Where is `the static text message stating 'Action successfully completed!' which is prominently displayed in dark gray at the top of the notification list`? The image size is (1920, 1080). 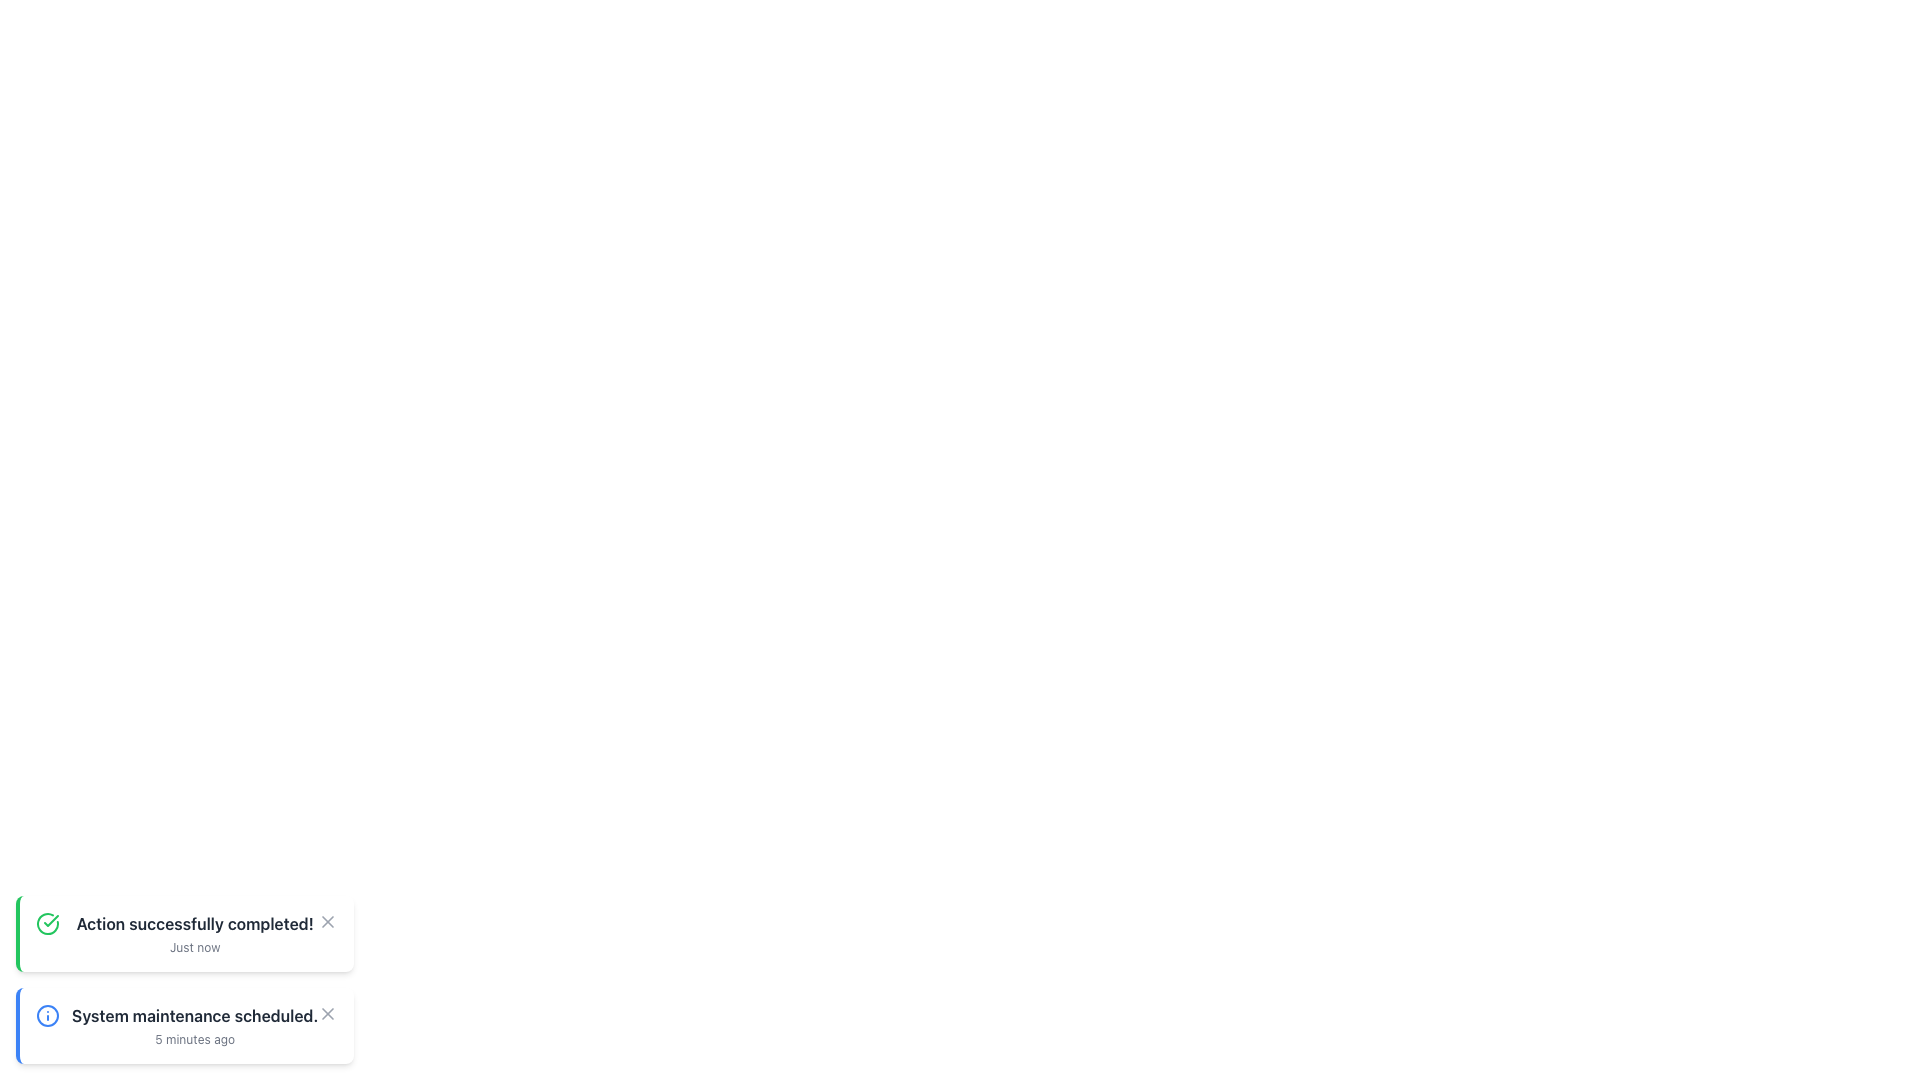
the static text message stating 'Action successfully completed!' which is prominently displayed in dark gray at the top of the notification list is located at coordinates (195, 924).